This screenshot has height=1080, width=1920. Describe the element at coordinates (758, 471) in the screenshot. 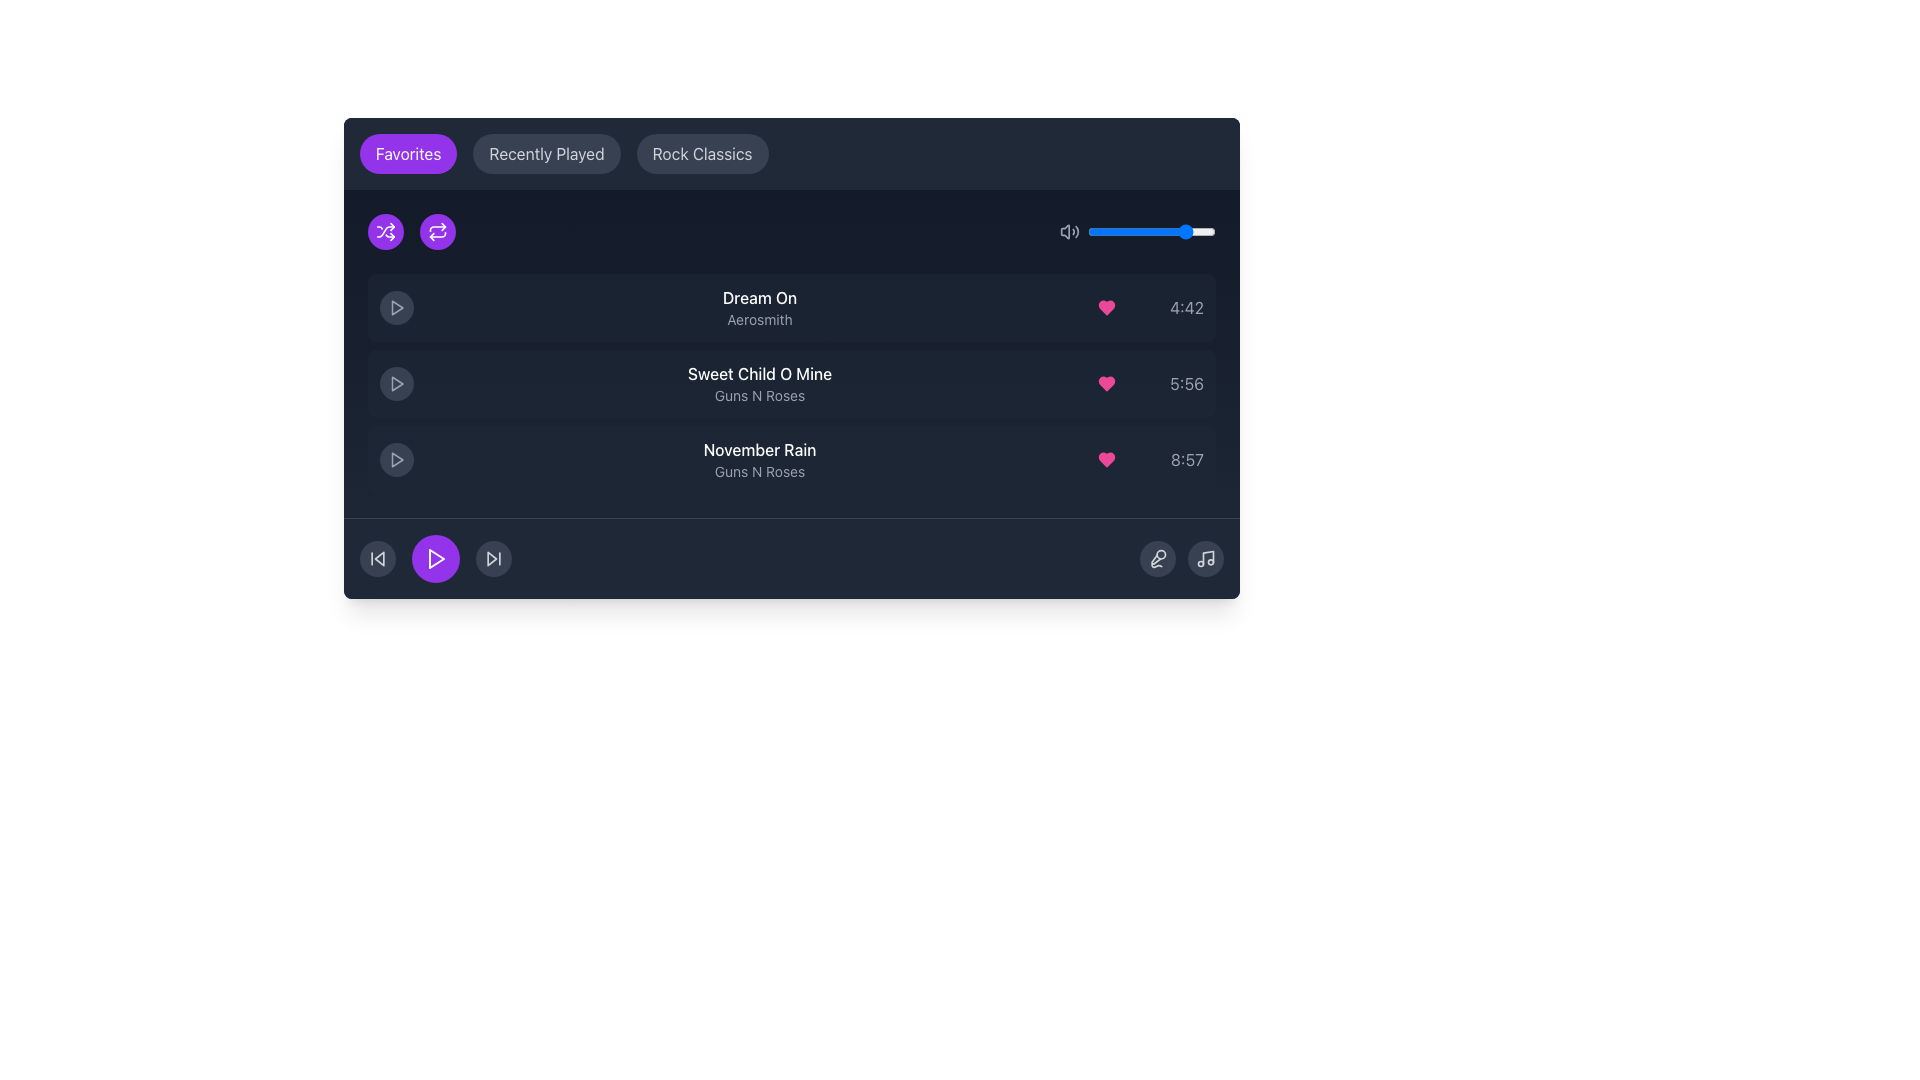

I see `the non-interactive text label displaying the artist associated with the song 'November Rain', located within the third list item beneath the title 'November Rain'` at that location.